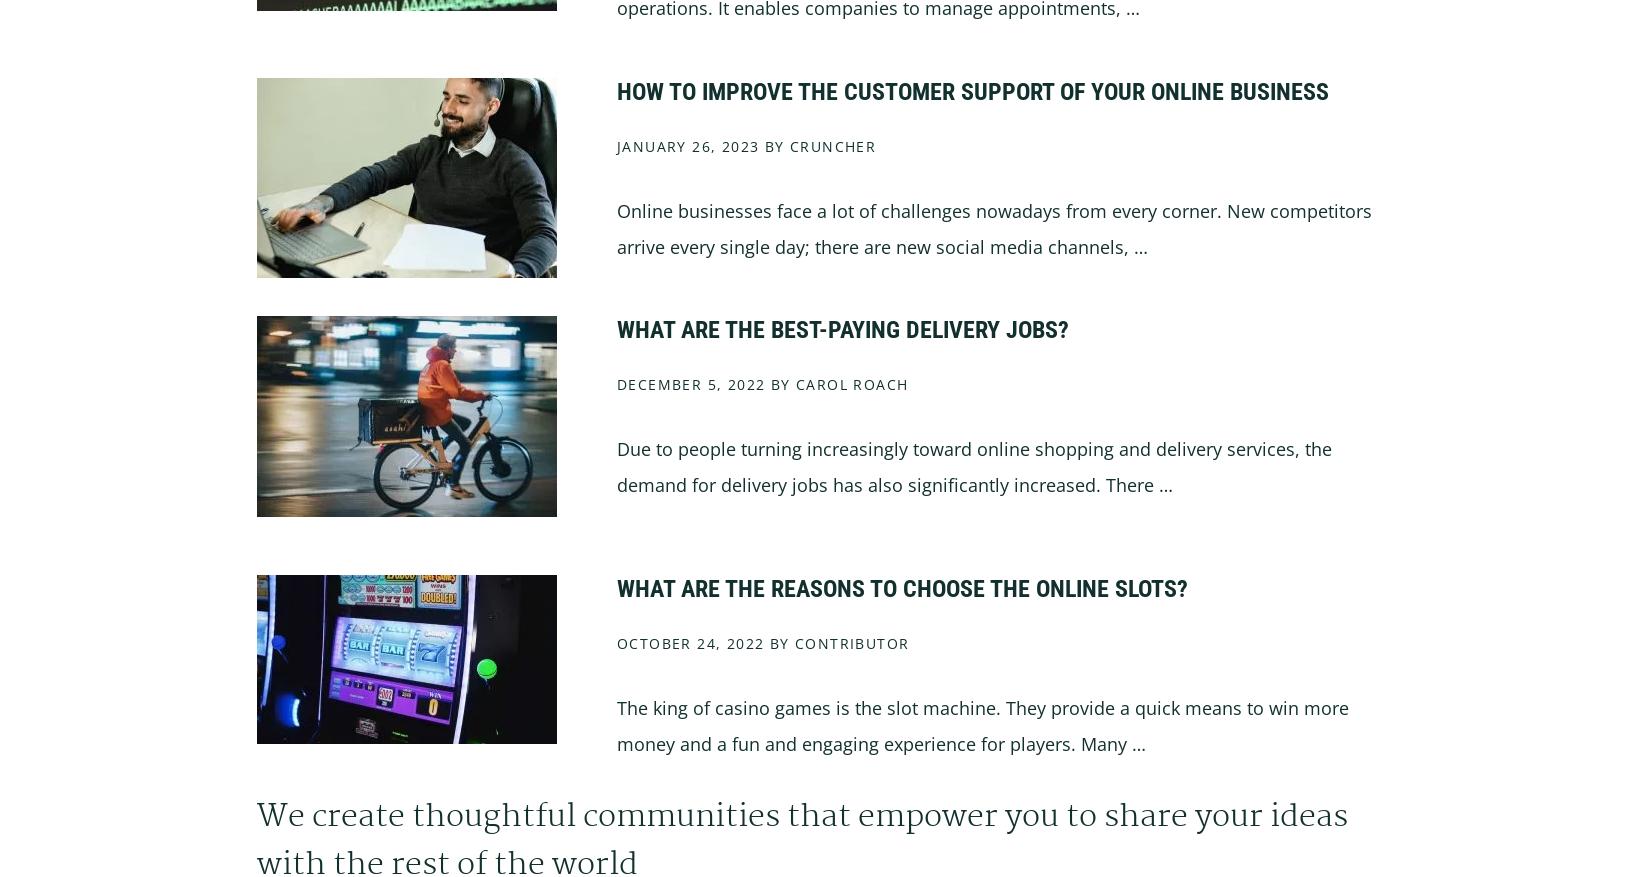  Describe the element at coordinates (983, 724) in the screenshot. I see `'The king of casino games is the slot machine. They provide a quick means to win more money and a fun and engaging experience for players. Many …'` at that location.